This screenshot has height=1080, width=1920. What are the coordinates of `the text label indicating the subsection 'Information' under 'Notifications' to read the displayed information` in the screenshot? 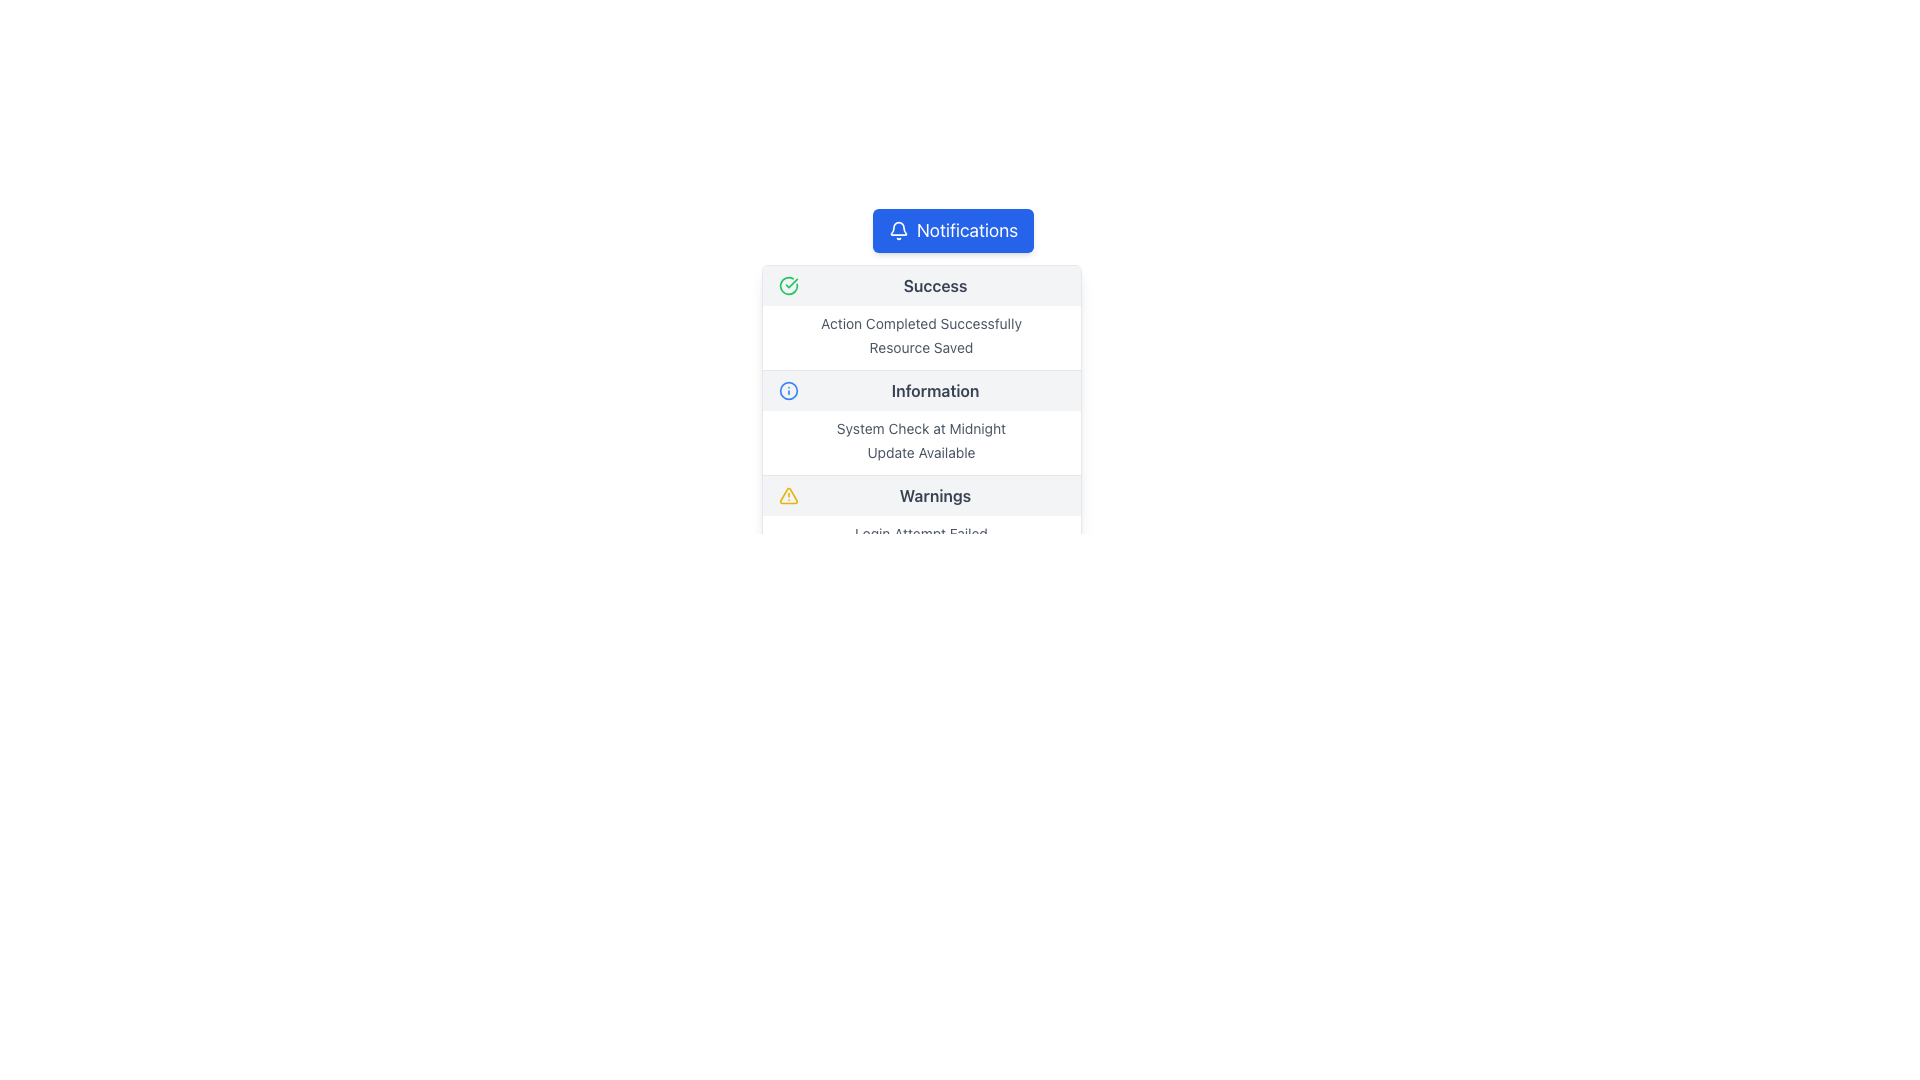 It's located at (934, 390).